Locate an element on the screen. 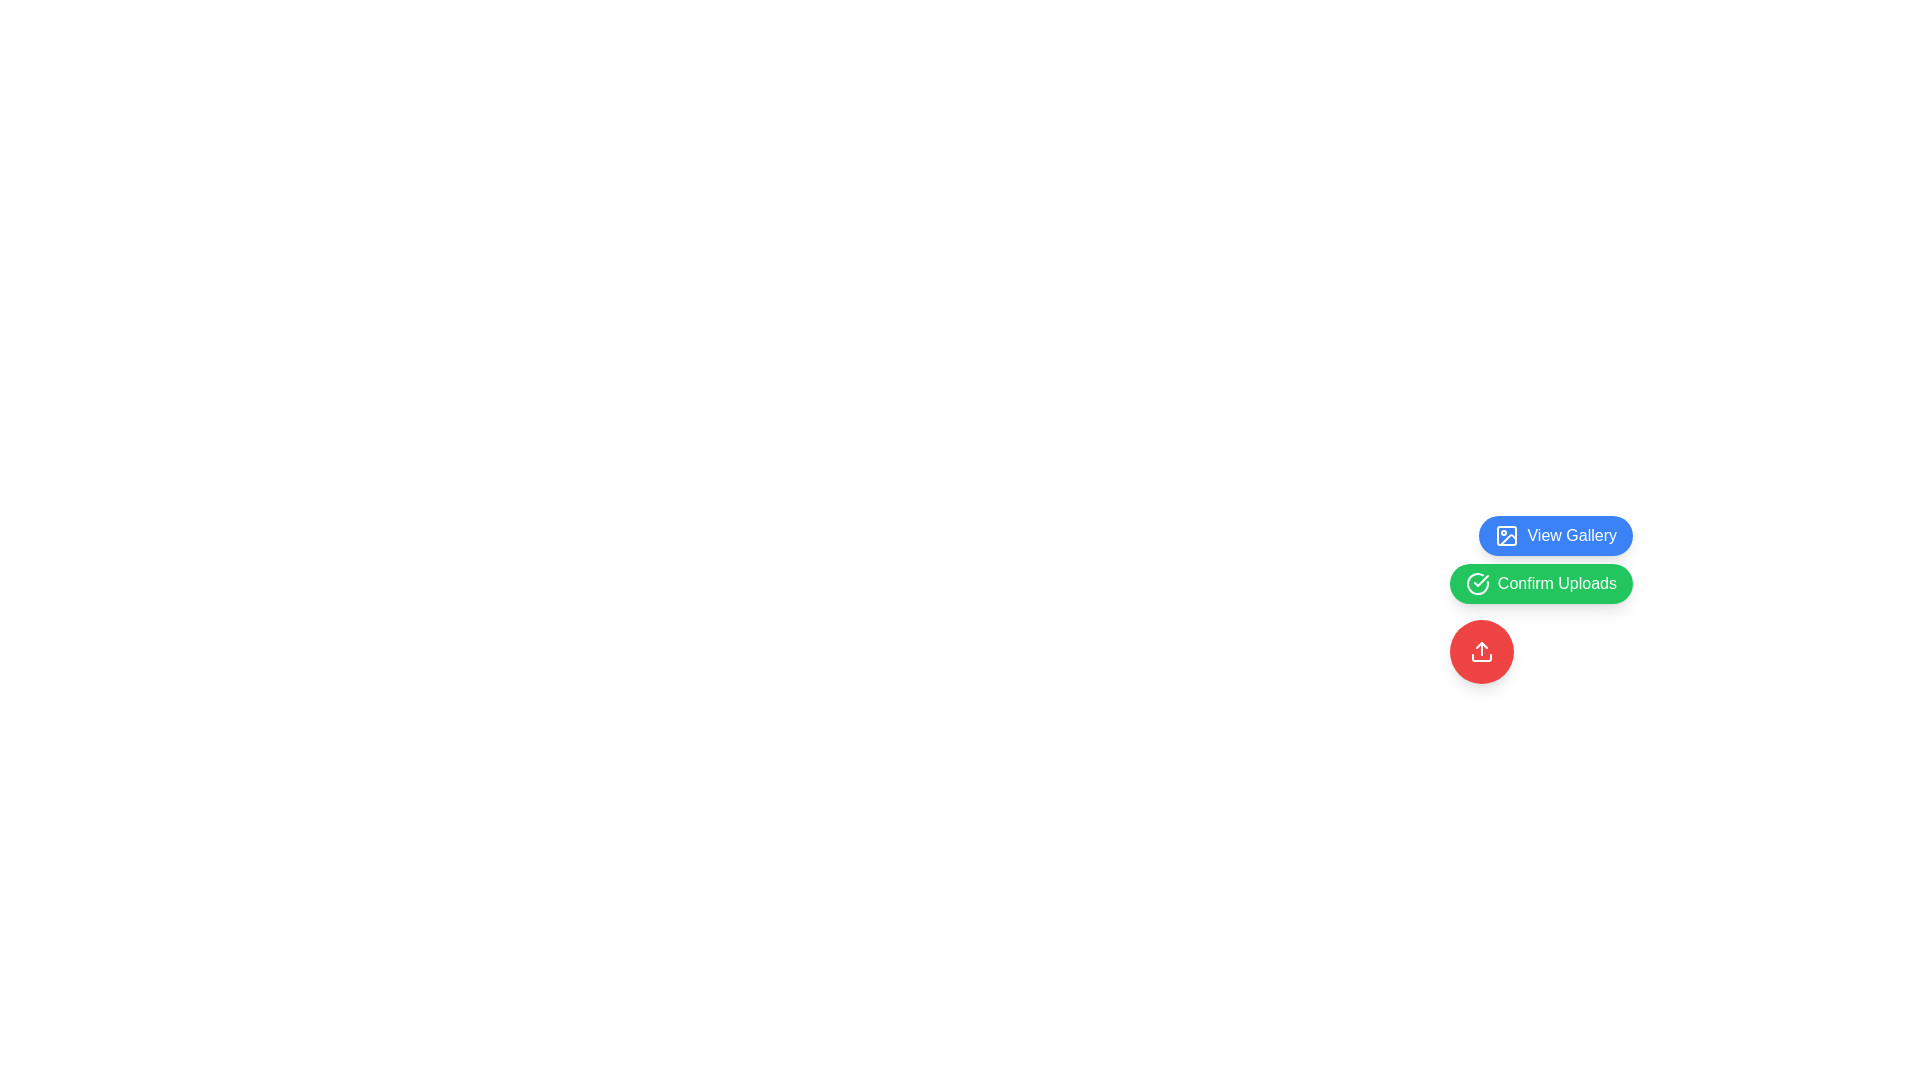 This screenshot has width=1920, height=1080. the upload action button located at the bottom of the vertical stack of buttons, just below the 'Confirm Uploads' green button is located at coordinates (1481, 651).